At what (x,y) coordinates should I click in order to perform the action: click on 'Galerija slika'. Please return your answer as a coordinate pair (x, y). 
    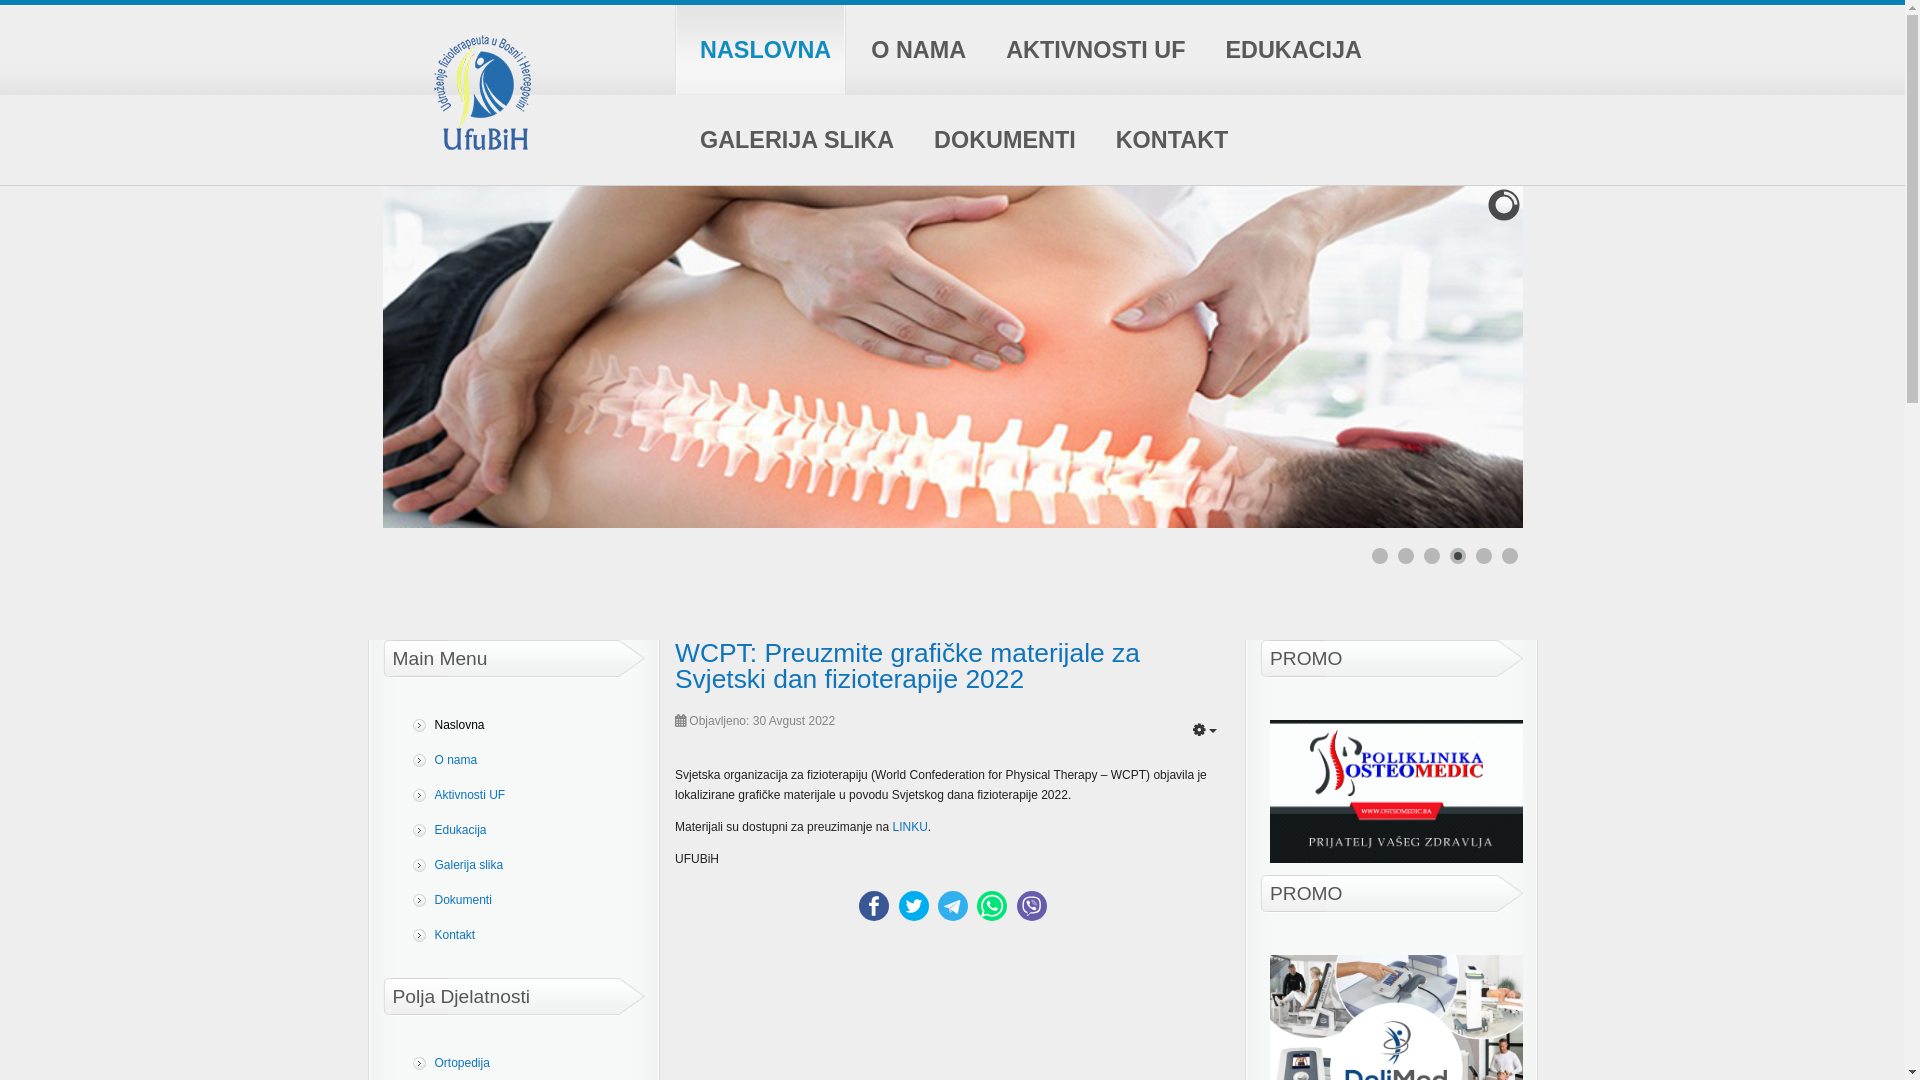
    Looking at the image, I should click on (518, 864).